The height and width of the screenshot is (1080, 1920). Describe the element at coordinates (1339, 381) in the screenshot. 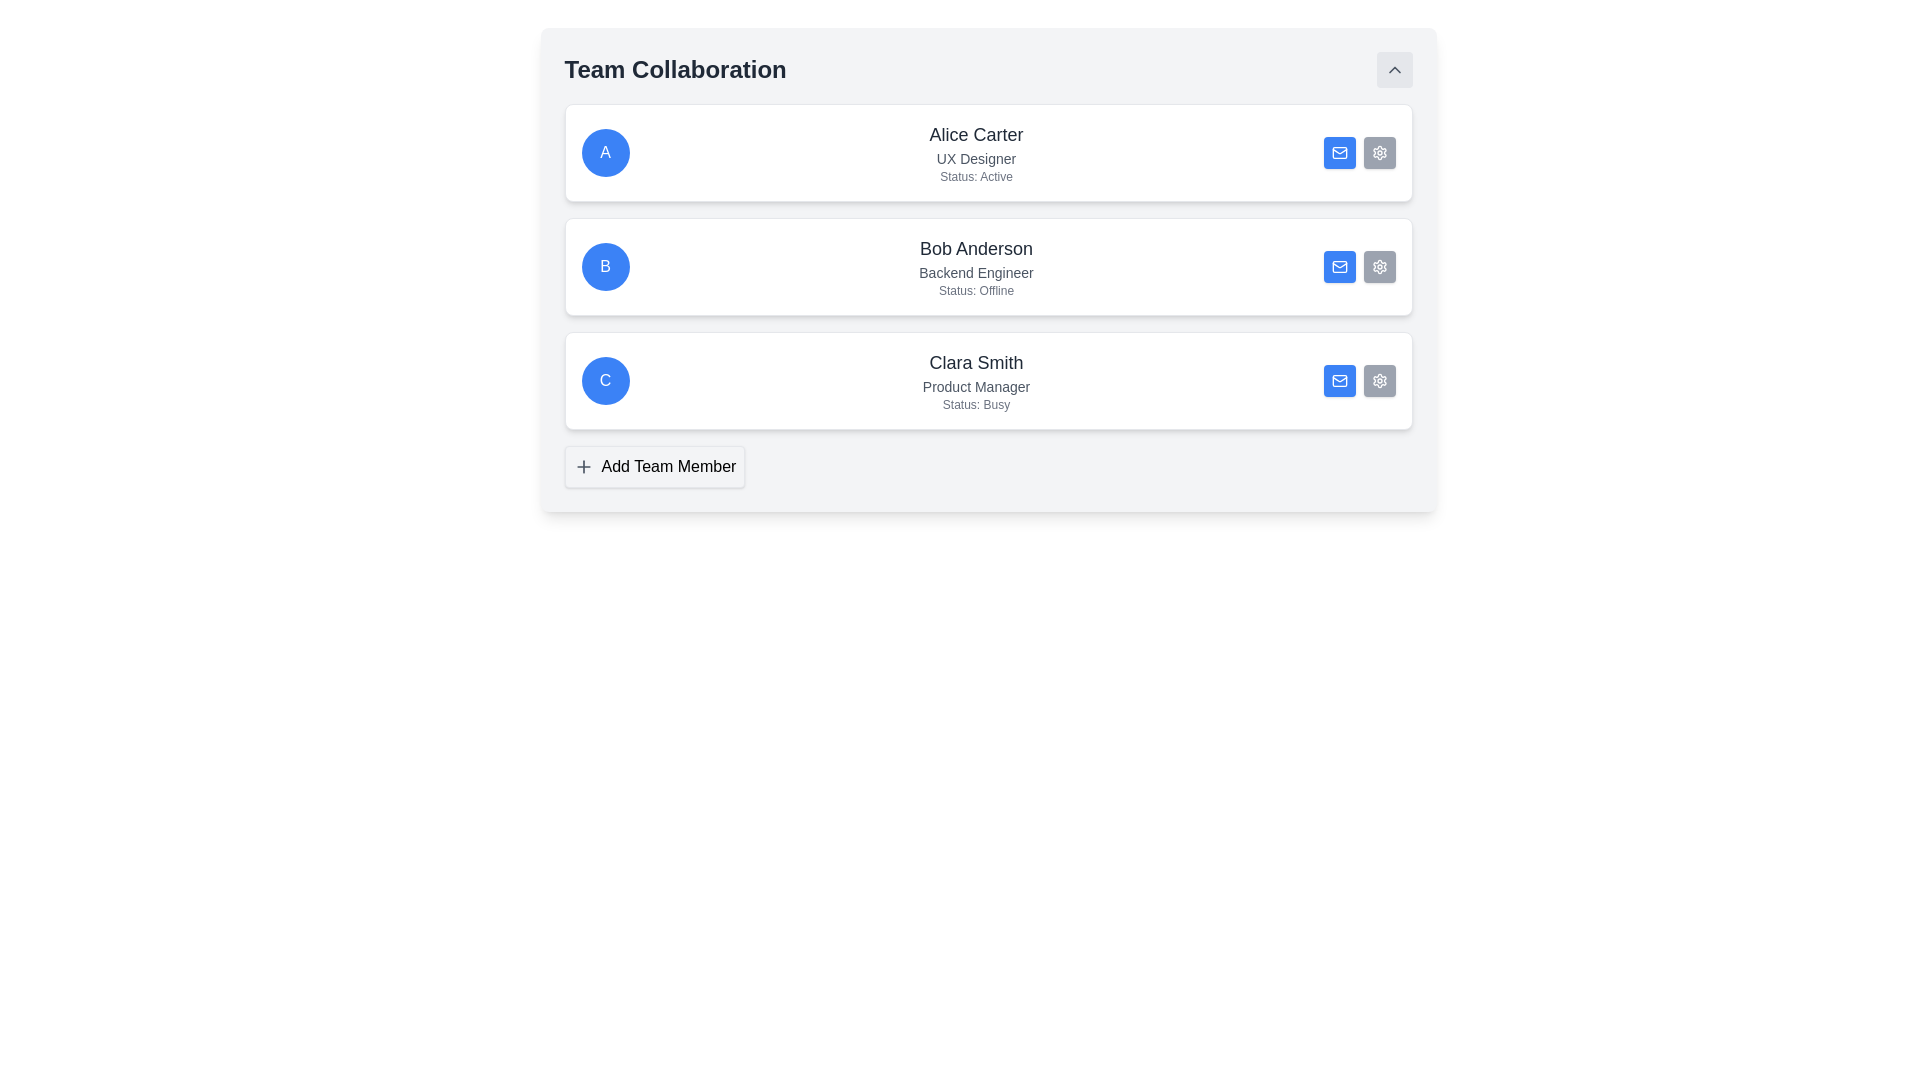

I see `the email action button located to the right of Clara Smith, Product Manager, in the bottom row of the team members list` at that location.